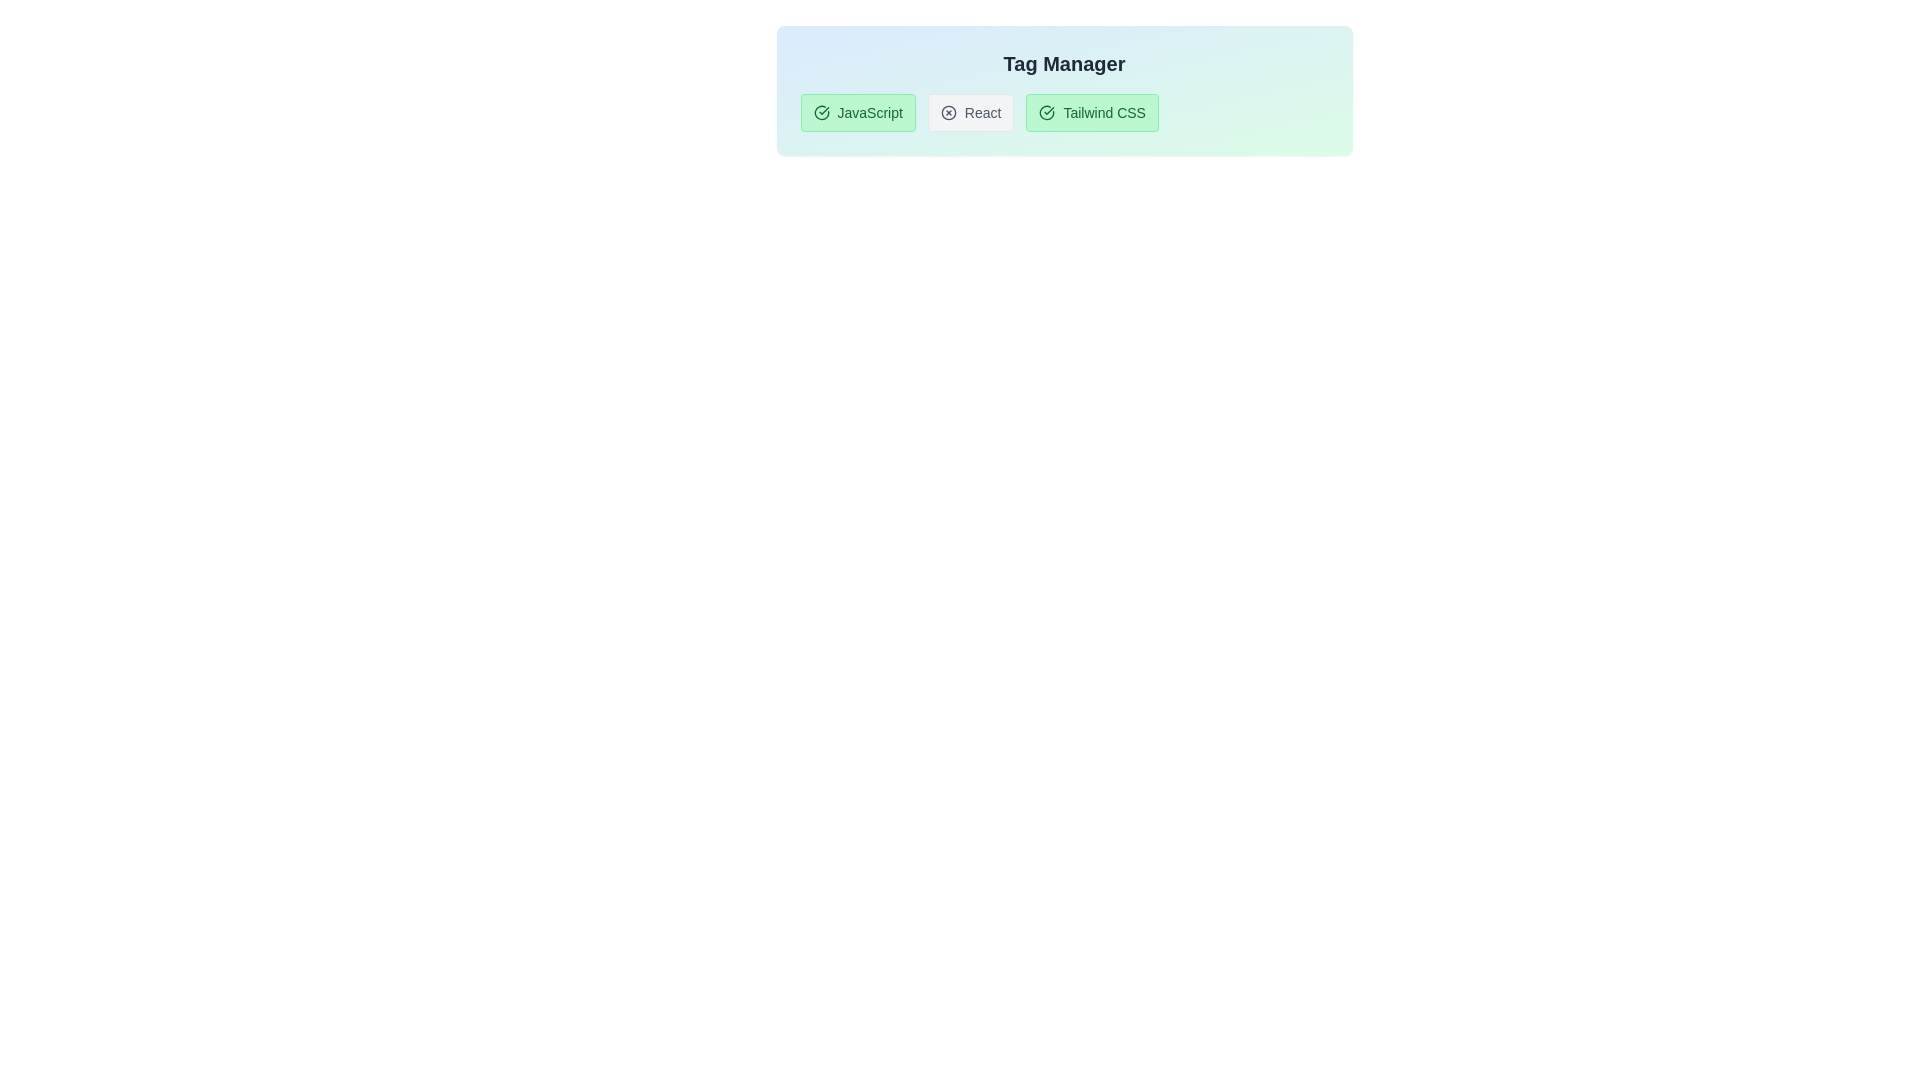 Image resolution: width=1920 pixels, height=1080 pixels. I want to click on the tag Tailwind CSS to open its context menu, so click(1092, 112).